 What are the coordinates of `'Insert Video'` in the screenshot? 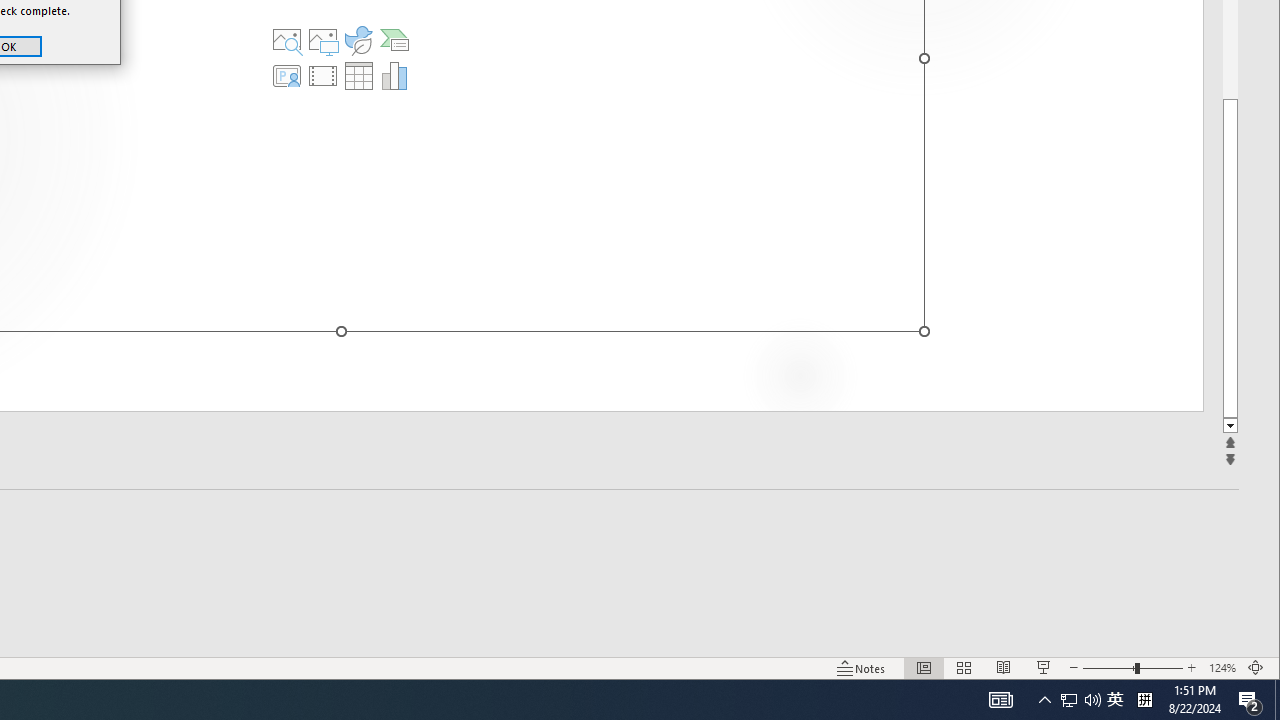 It's located at (323, 74).